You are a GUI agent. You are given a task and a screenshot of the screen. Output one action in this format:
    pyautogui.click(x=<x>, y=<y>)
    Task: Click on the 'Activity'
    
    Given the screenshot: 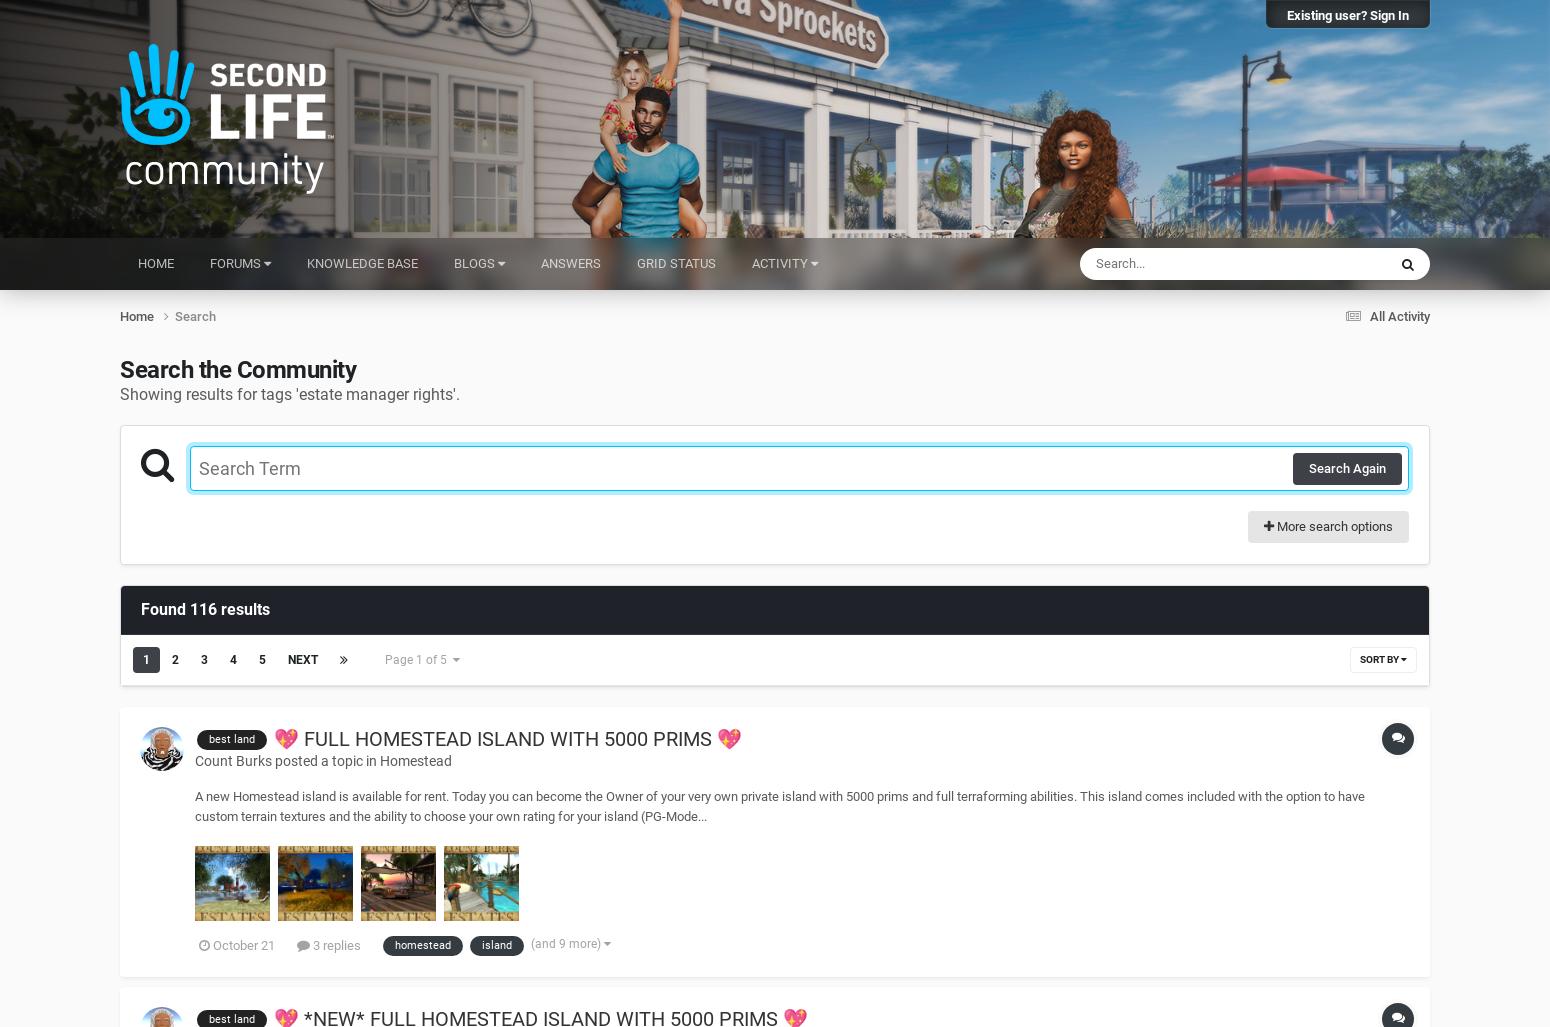 What is the action you would take?
    pyautogui.click(x=780, y=263)
    